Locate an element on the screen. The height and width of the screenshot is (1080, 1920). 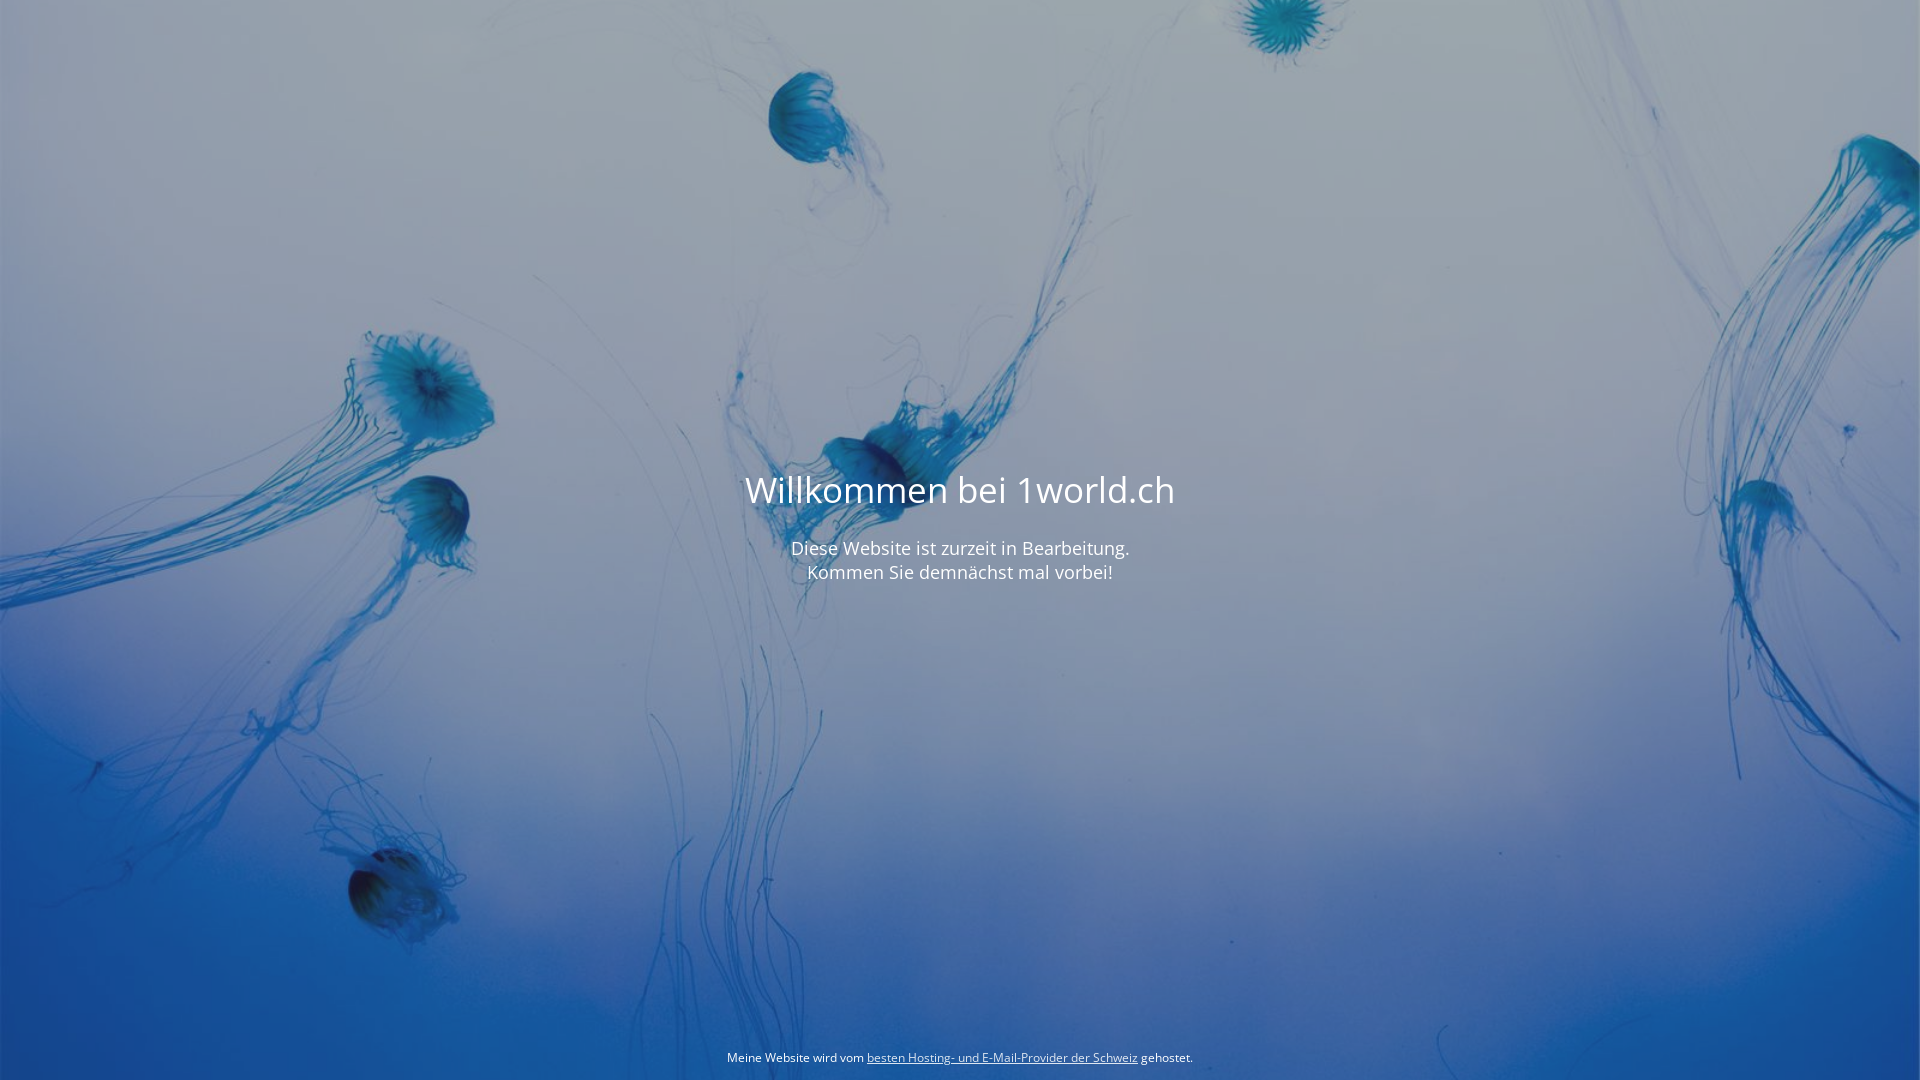
'besten Hosting- und E-Mail-Provider der Schweiz' is located at coordinates (1002, 1056).